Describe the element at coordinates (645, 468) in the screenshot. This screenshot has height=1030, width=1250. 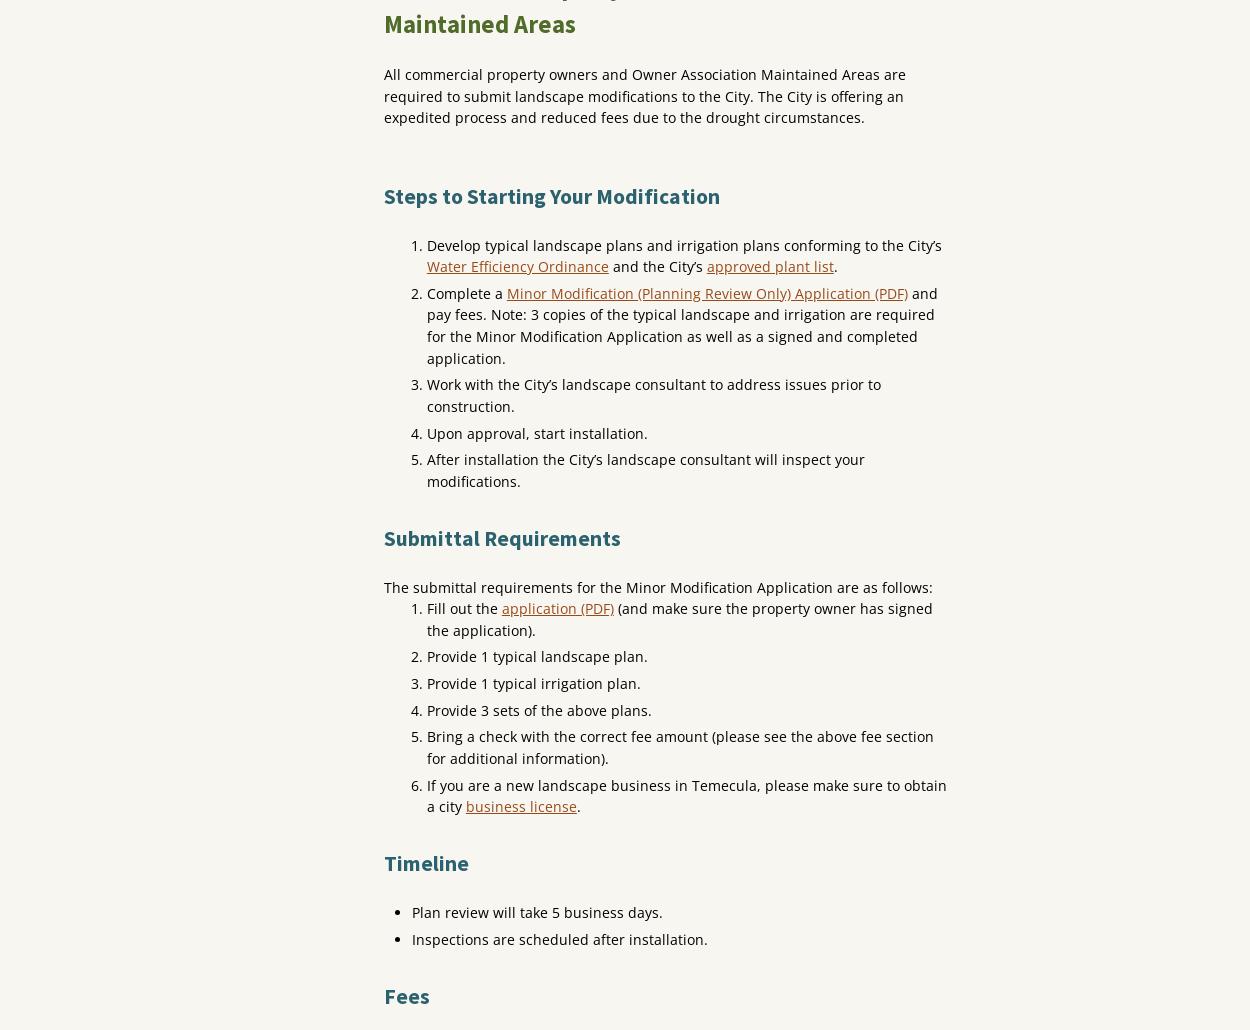
I see `'After installation the City’s landscape consultant will inspect your modifications.'` at that location.